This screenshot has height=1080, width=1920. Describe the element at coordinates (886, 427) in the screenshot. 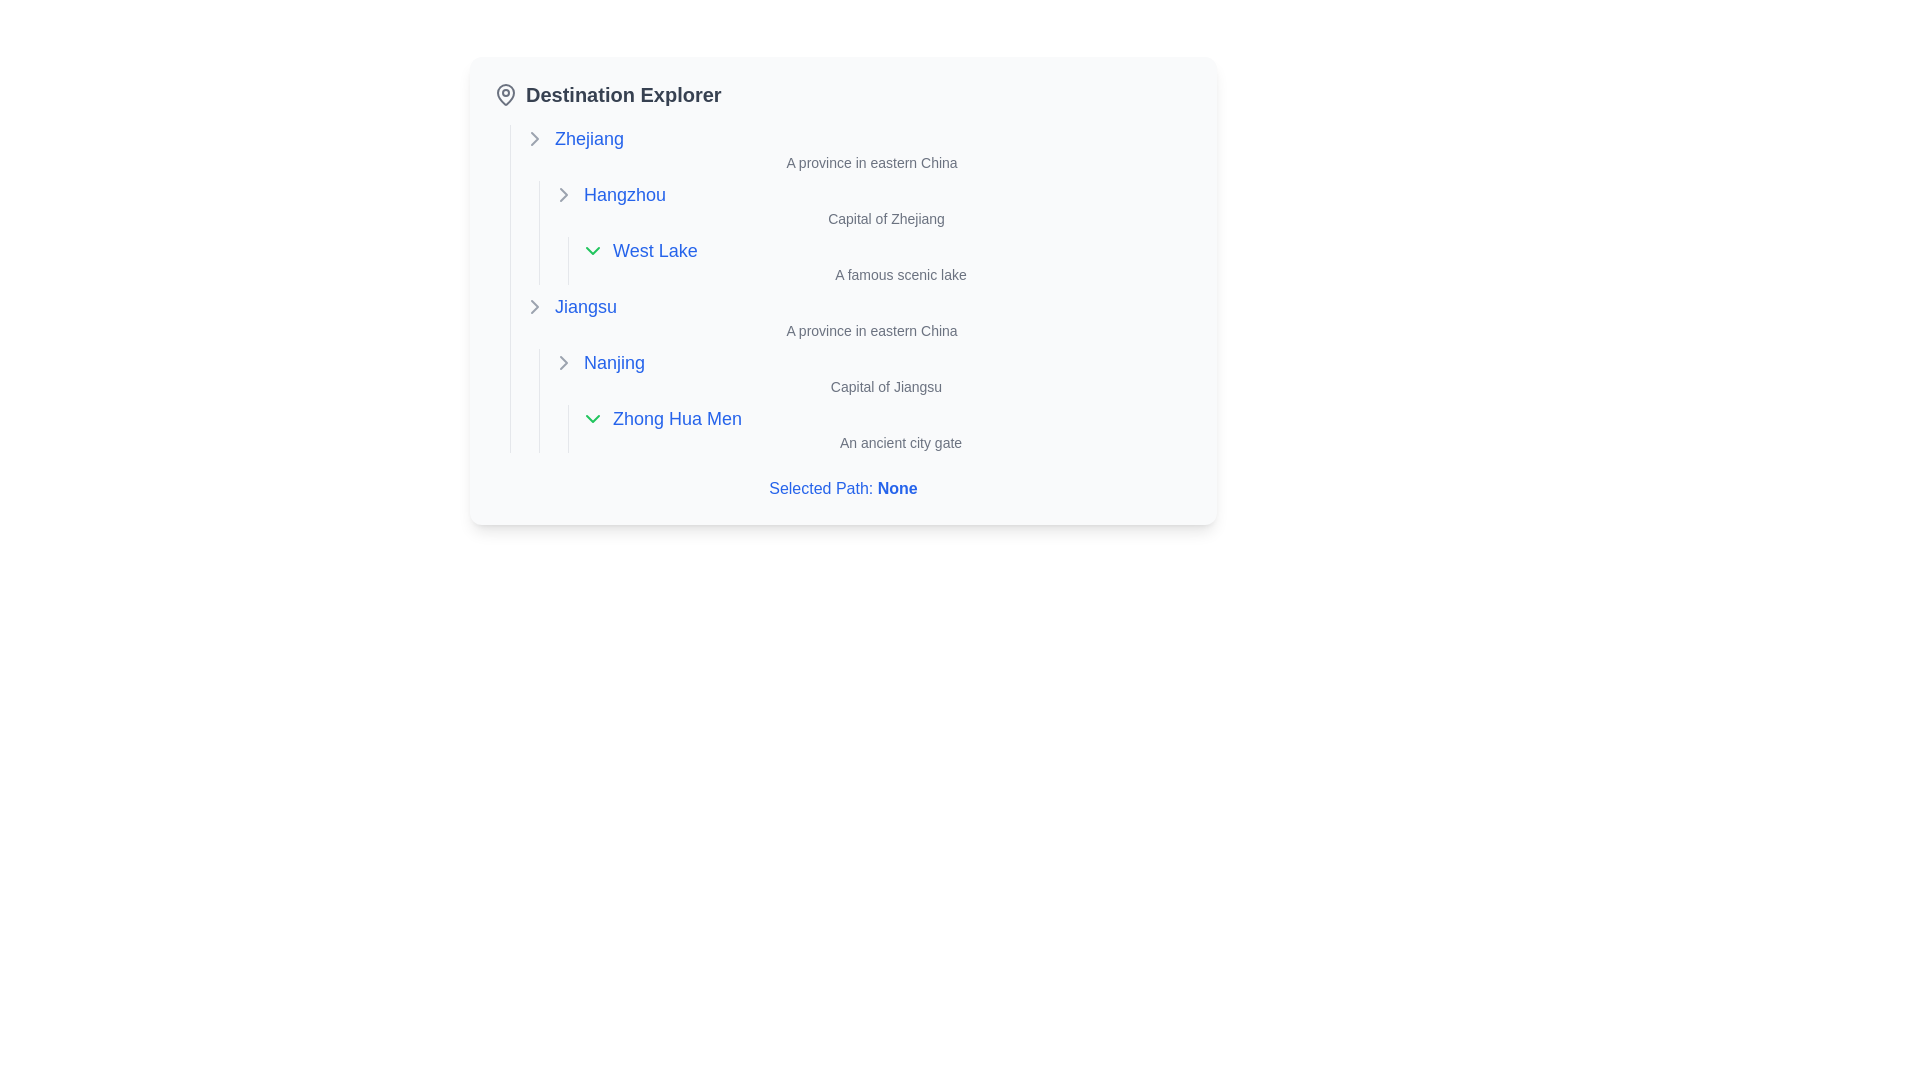

I see `the list item displaying 'Zhong Hua Men' with the dropdown and descriptive text 'An ancient city gate' located under the 'Nanjing' item in the hierarchical navigation interface` at that location.